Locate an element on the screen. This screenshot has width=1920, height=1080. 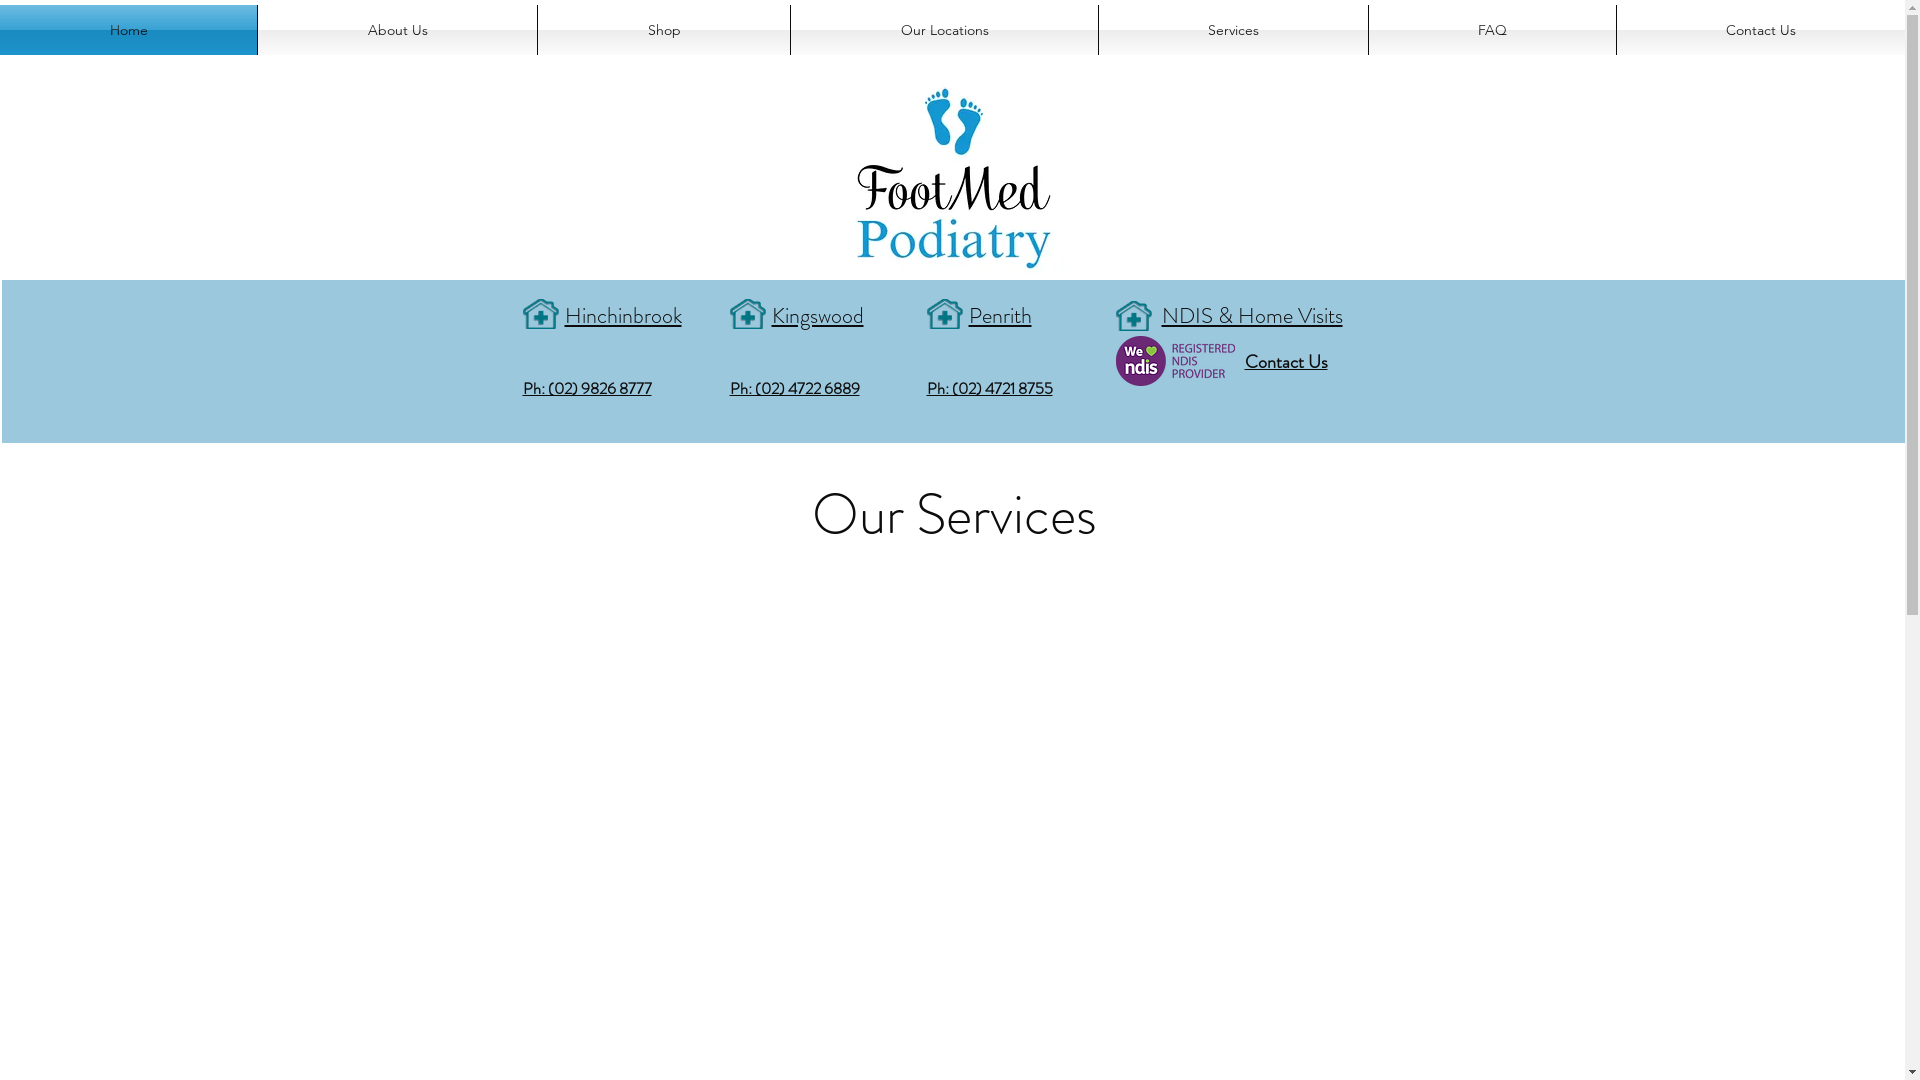
'Penrith' is located at coordinates (999, 312).